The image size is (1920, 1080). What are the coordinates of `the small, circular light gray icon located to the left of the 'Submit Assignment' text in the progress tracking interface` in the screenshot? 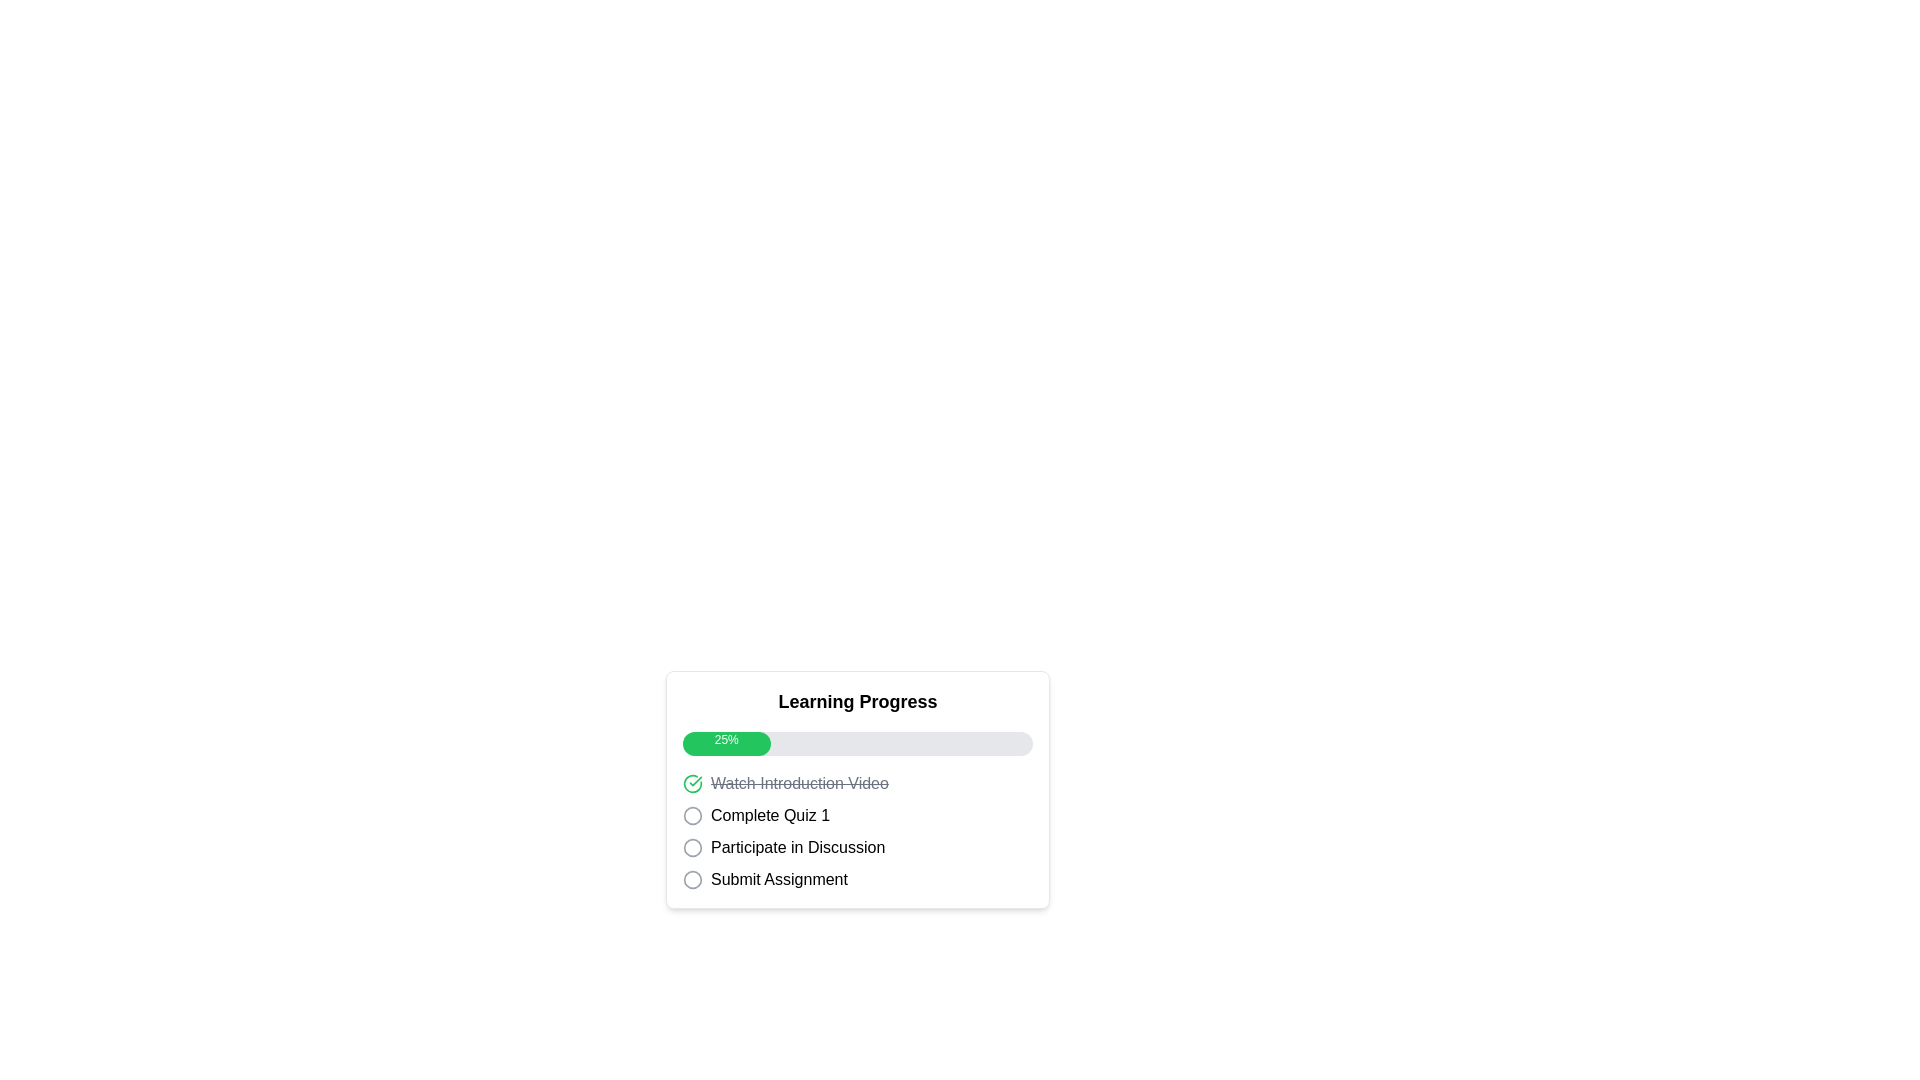 It's located at (692, 878).